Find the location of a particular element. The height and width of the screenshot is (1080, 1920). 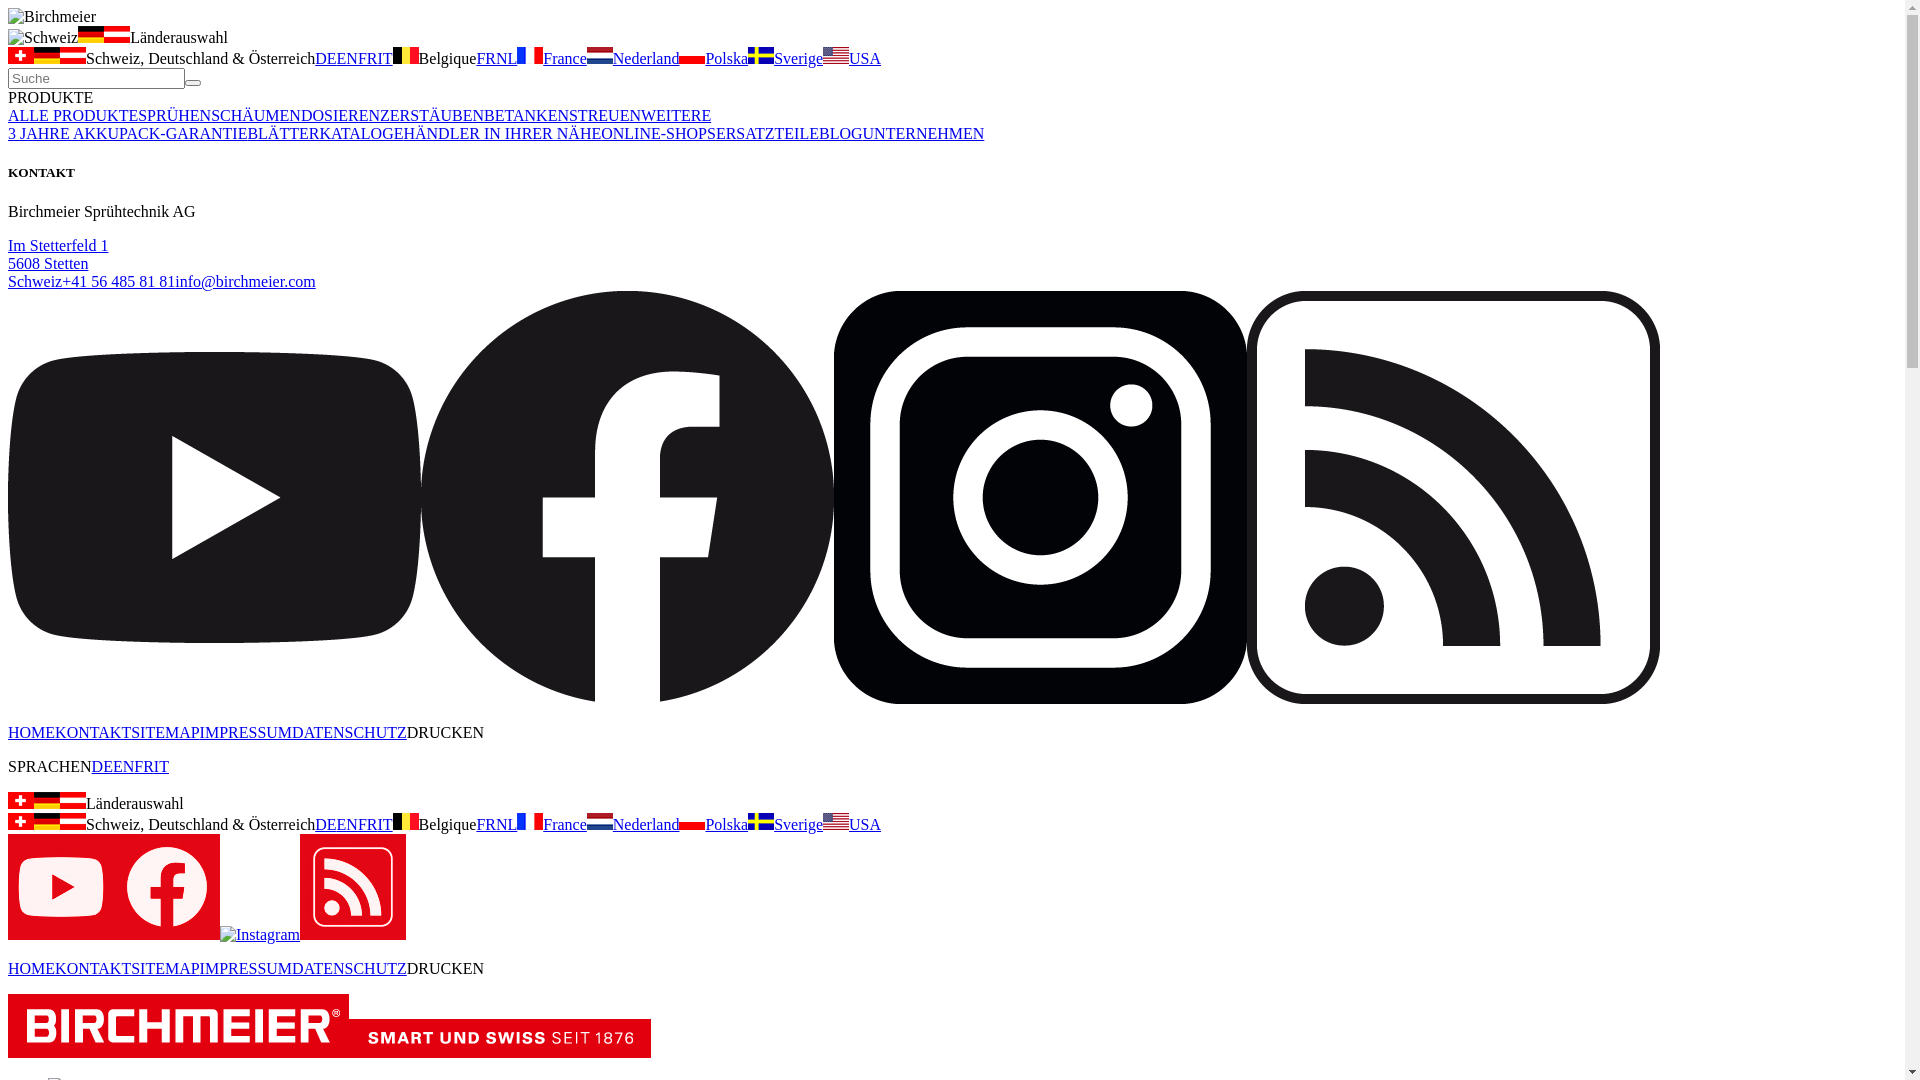

'ERSATZTEILE' is located at coordinates (766, 133).